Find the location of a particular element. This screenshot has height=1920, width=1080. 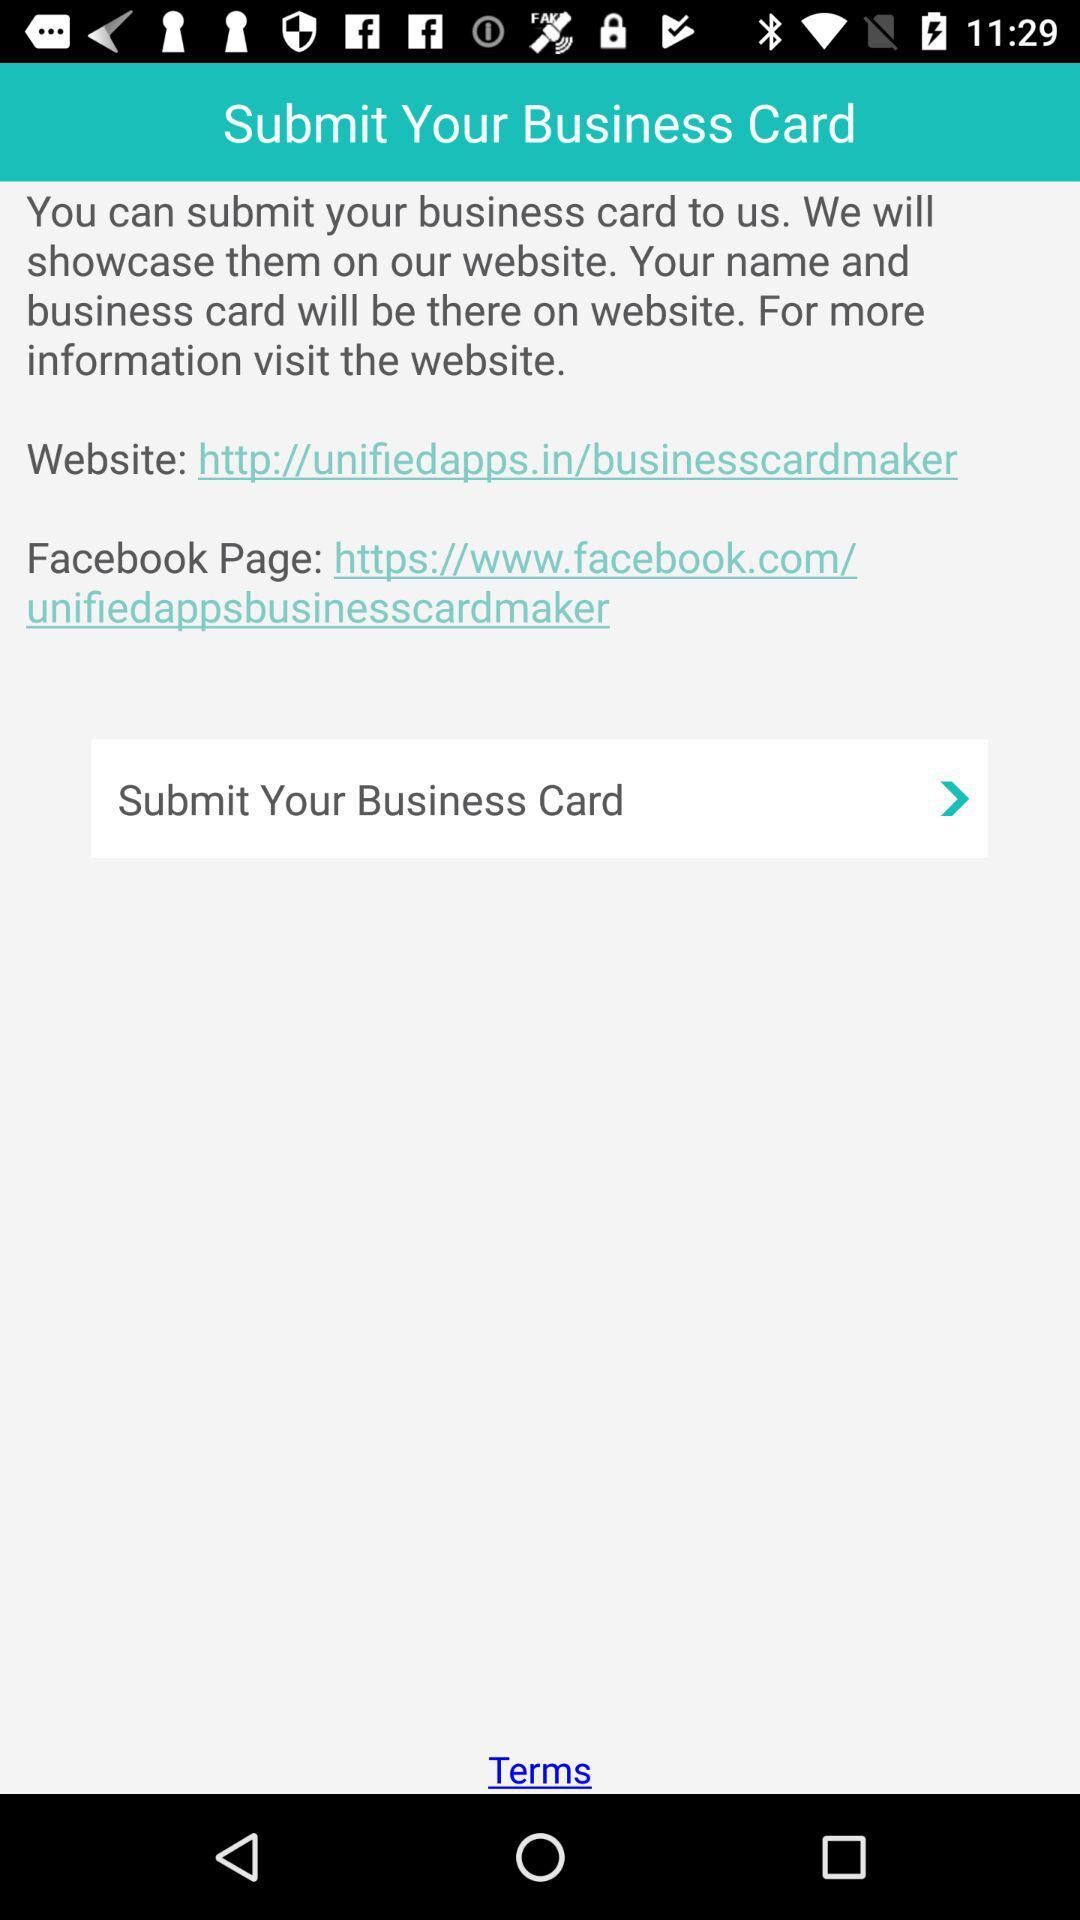

the you can submit is located at coordinates (553, 407).